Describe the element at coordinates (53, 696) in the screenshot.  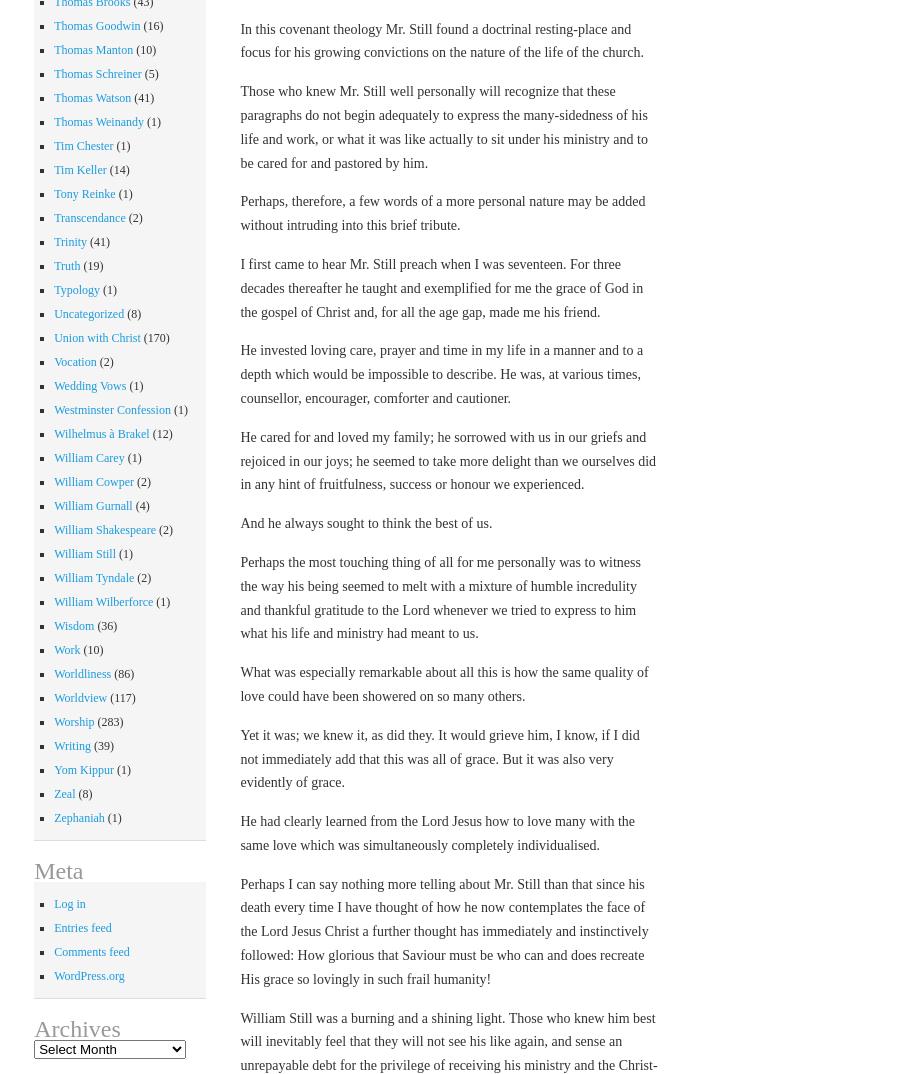
I see `'Worldview'` at that location.